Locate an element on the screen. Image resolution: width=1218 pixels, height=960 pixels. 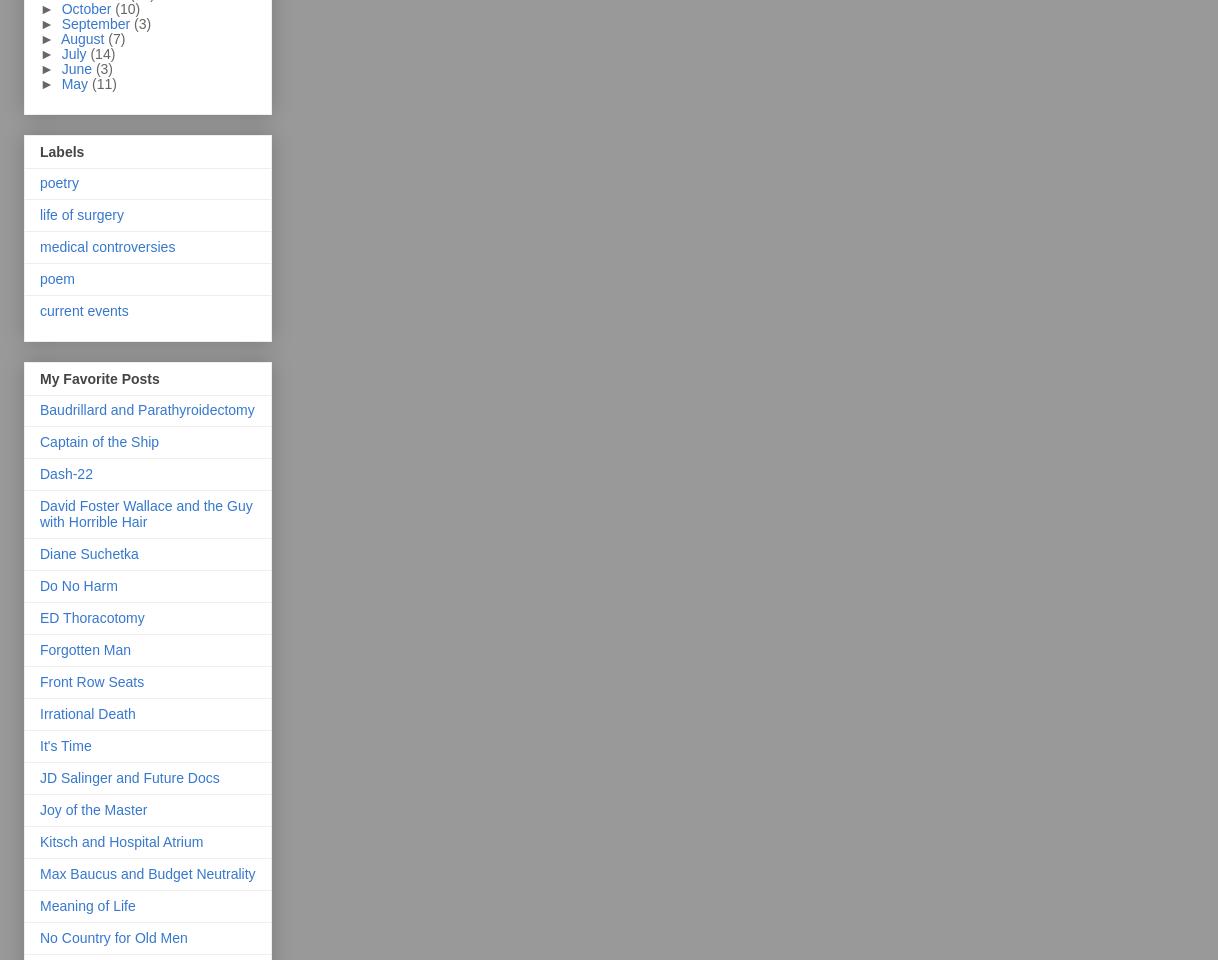
'(7)' is located at coordinates (116, 37).